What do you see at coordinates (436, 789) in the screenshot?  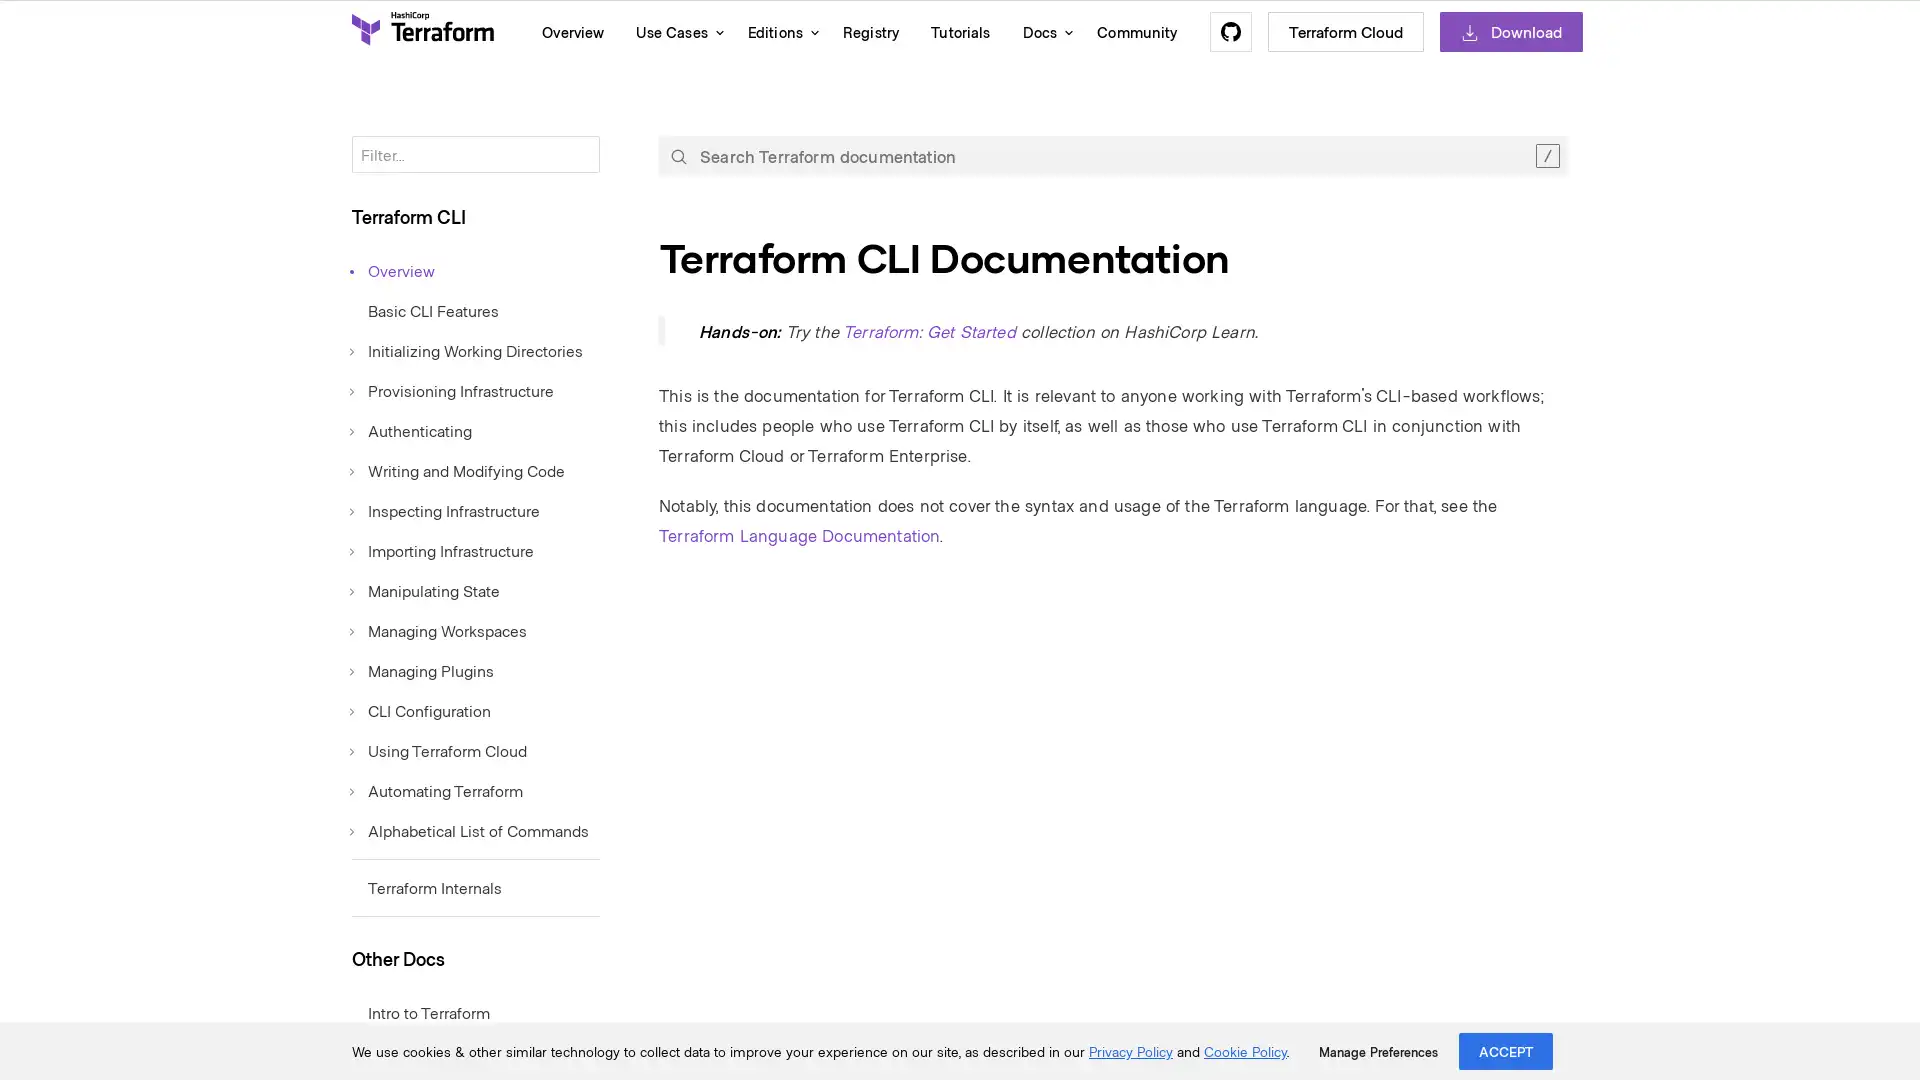 I see `Automating Terraform` at bounding box center [436, 789].